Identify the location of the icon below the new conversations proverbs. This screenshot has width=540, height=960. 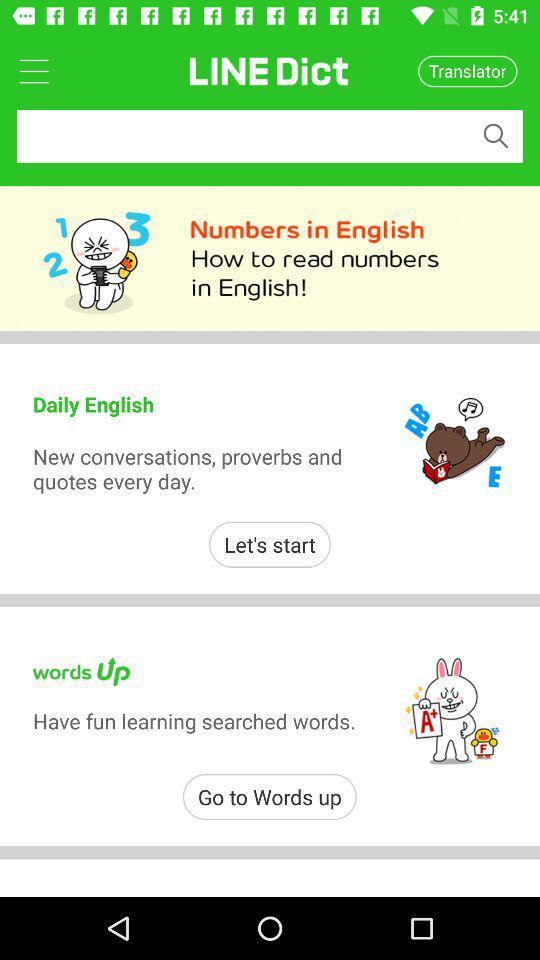
(270, 544).